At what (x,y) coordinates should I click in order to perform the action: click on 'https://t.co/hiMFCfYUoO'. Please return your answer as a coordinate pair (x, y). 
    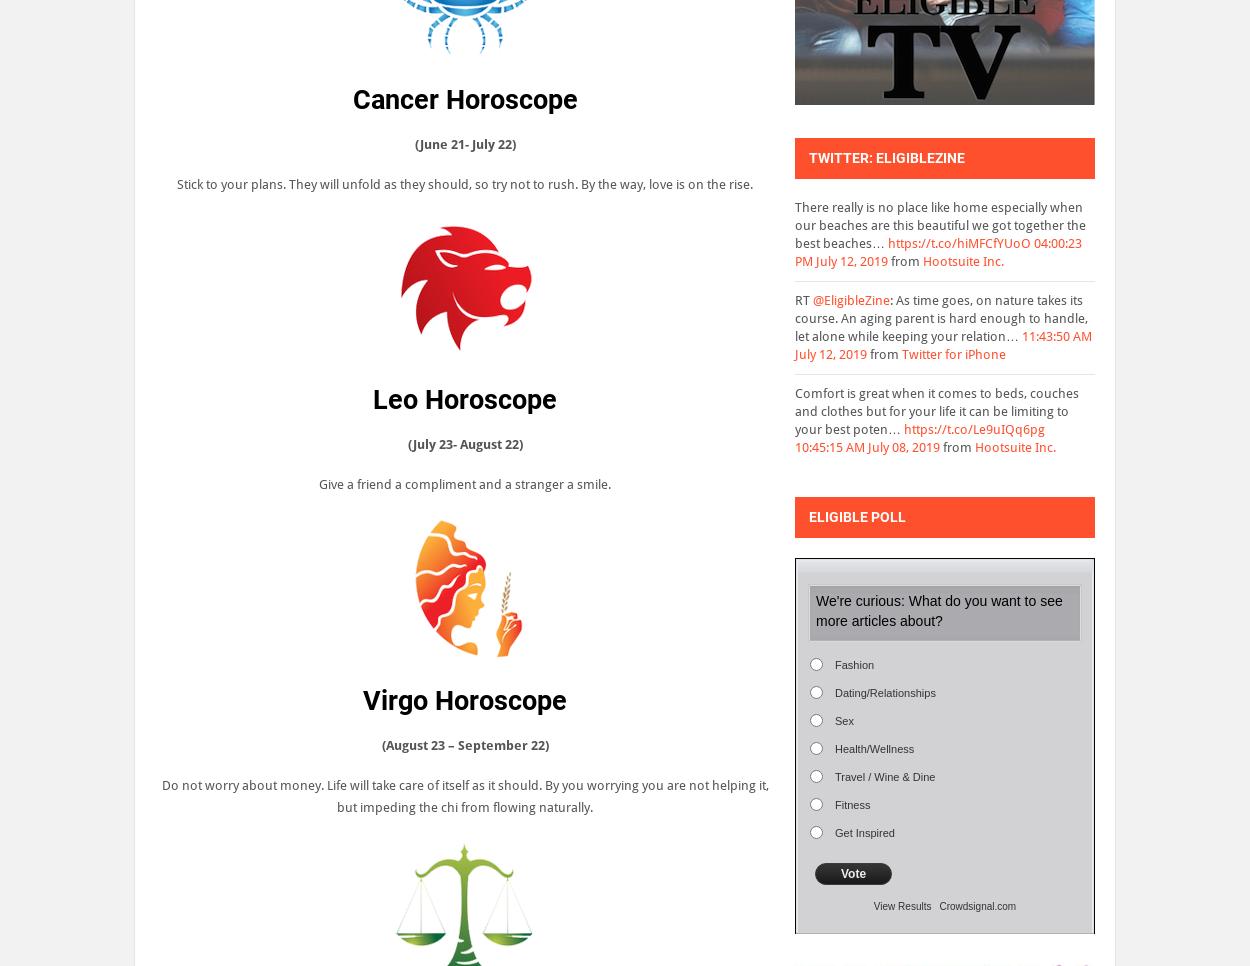
    Looking at the image, I should click on (958, 243).